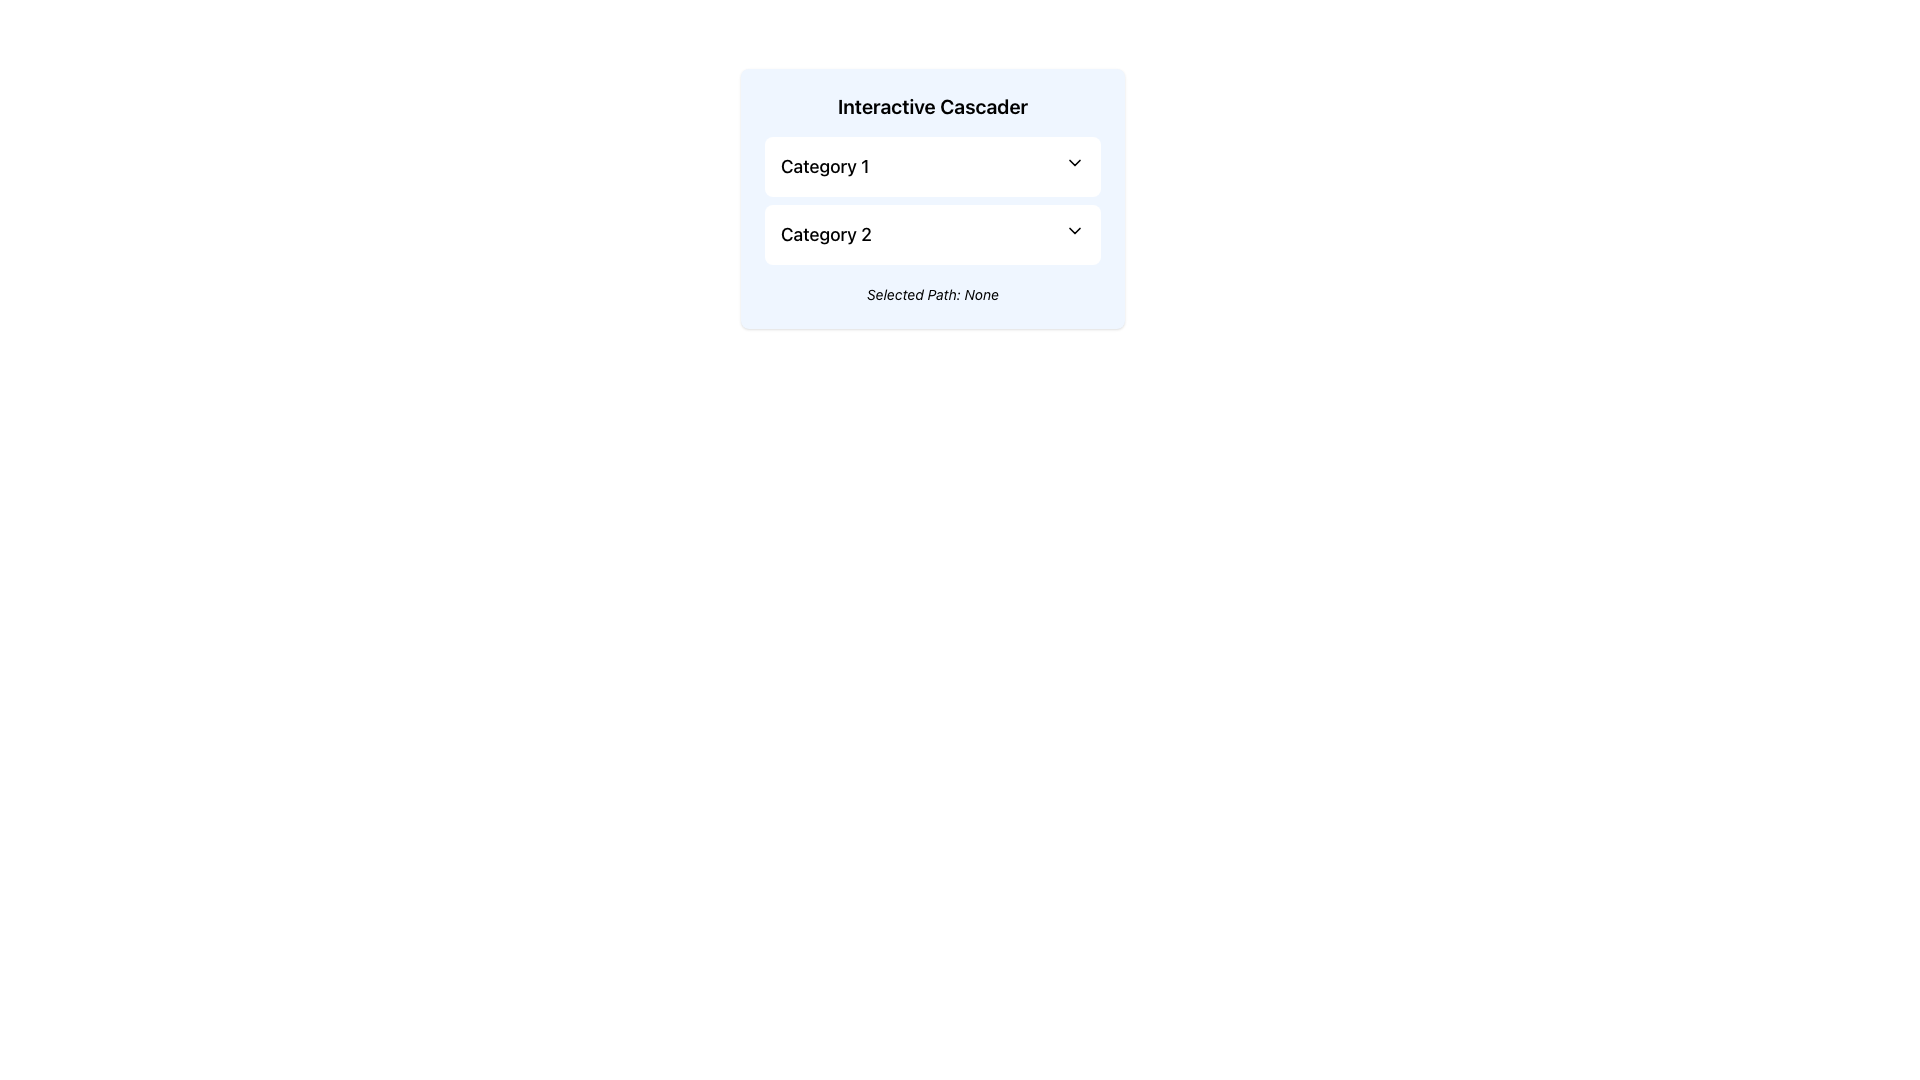 Image resolution: width=1920 pixels, height=1080 pixels. What do you see at coordinates (826, 234) in the screenshot?
I see `the 'Category 2' static text element, which is displayed in a bold font within a white rectangular area` at bounding box center [826, 234].